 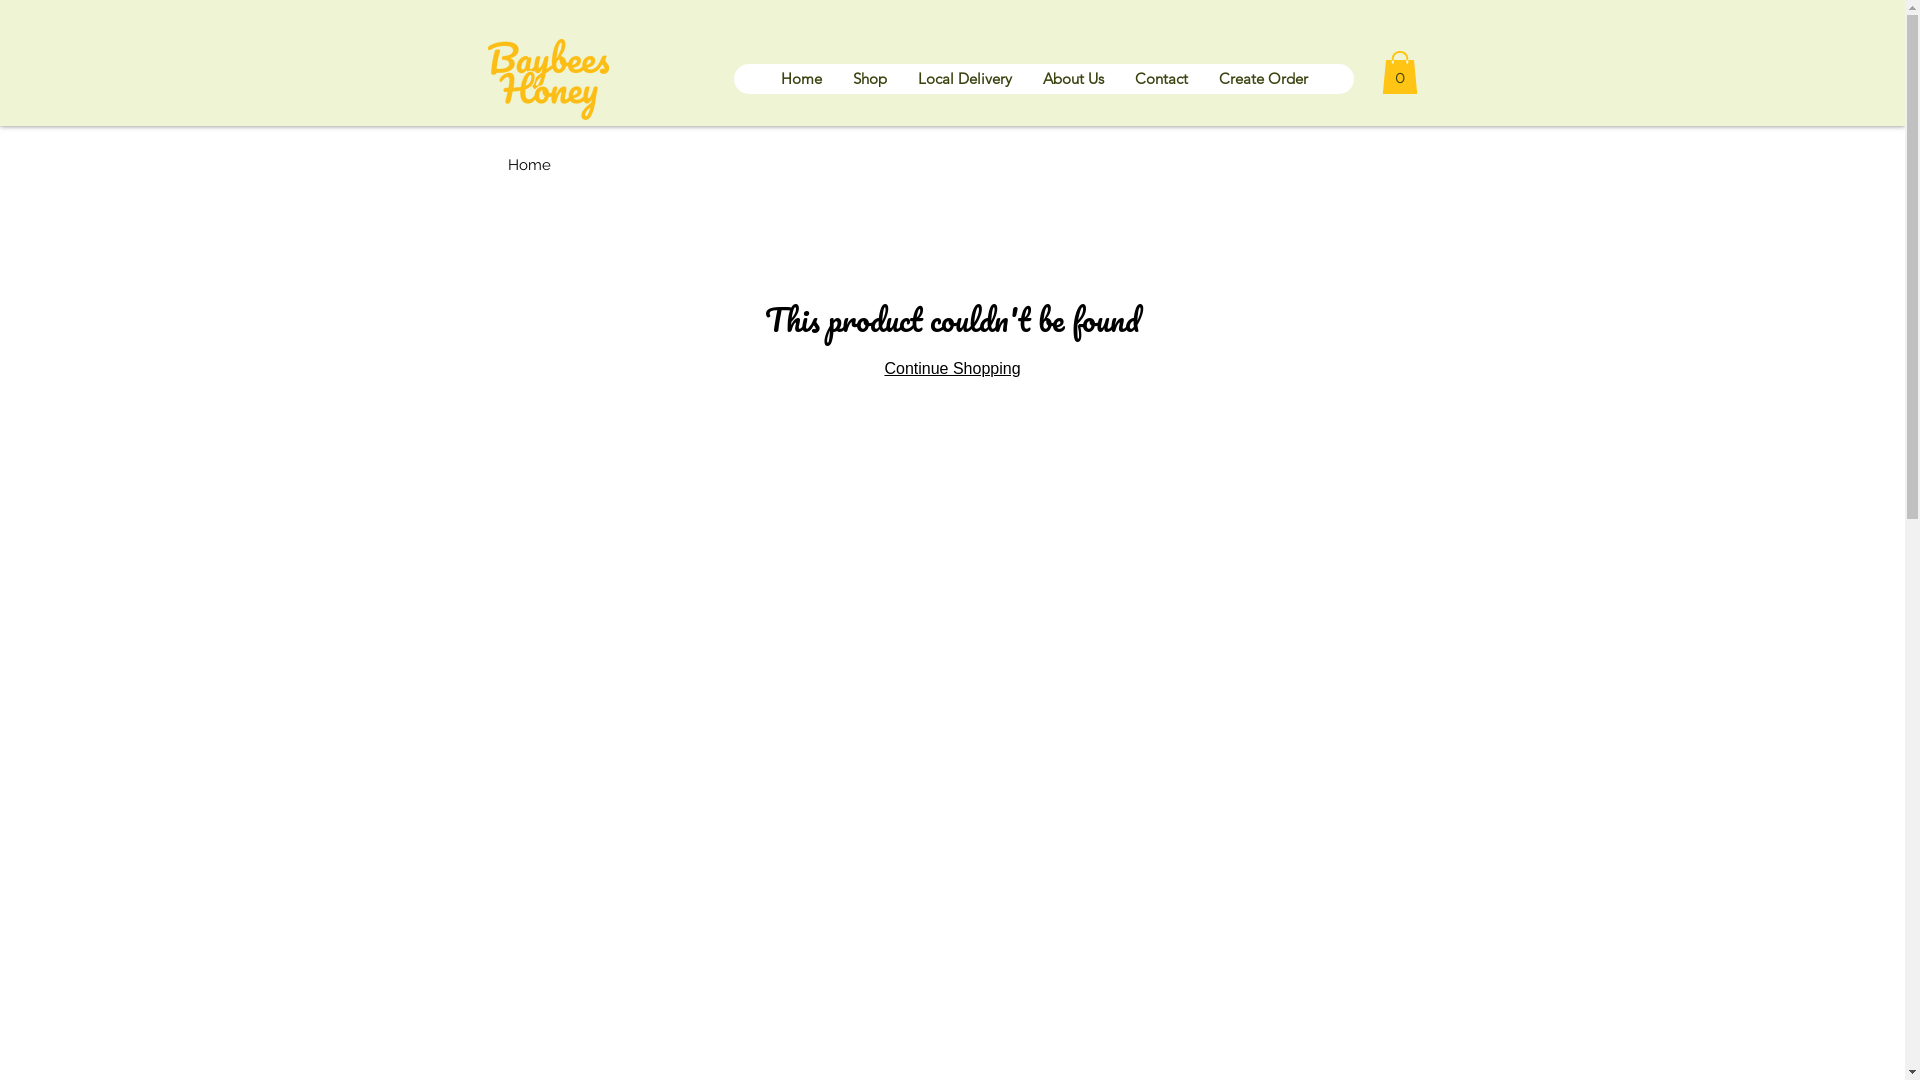 What do you see at coordinates (1261, 77) in the screenshot?
I see `'Create Order'` at bounding box center [1261, 77].